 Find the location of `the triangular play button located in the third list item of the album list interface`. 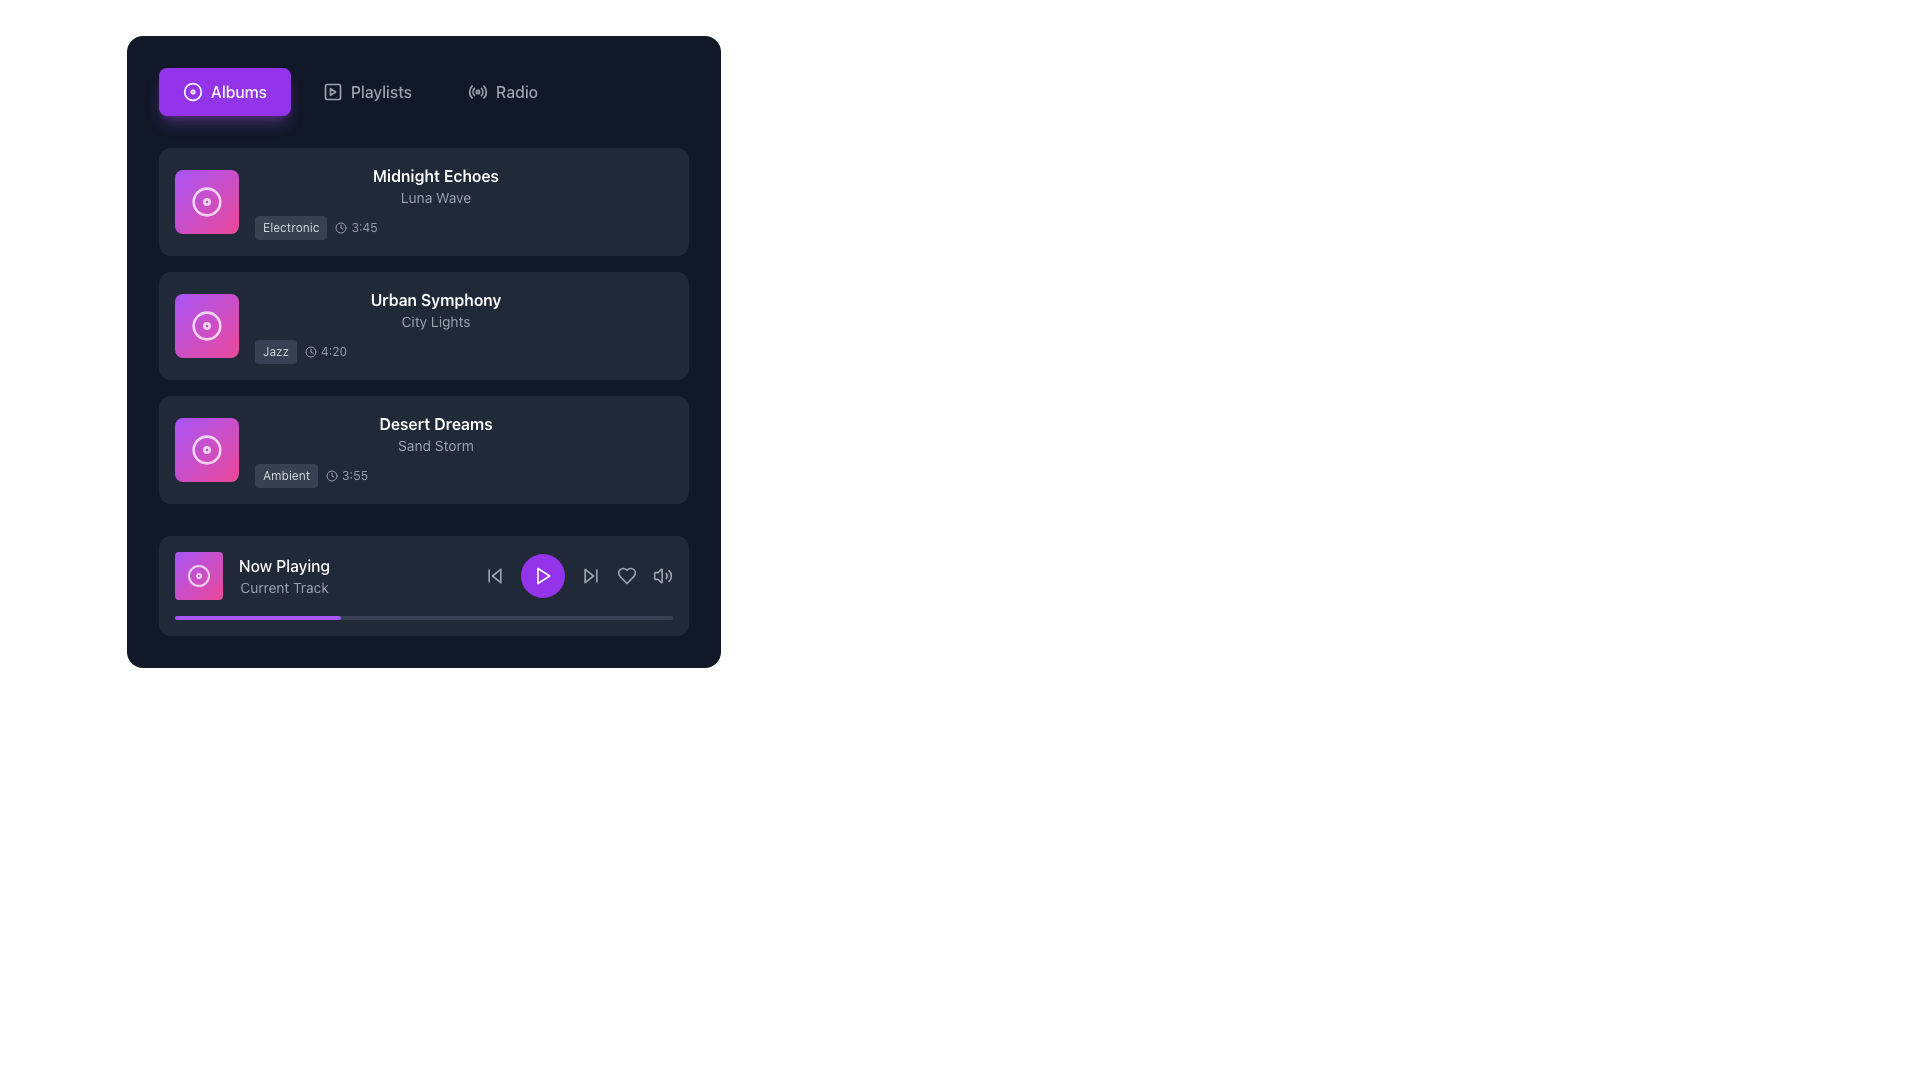

the triangular play button located in the third list item of the album list interface is located at coordinates (653, 450).